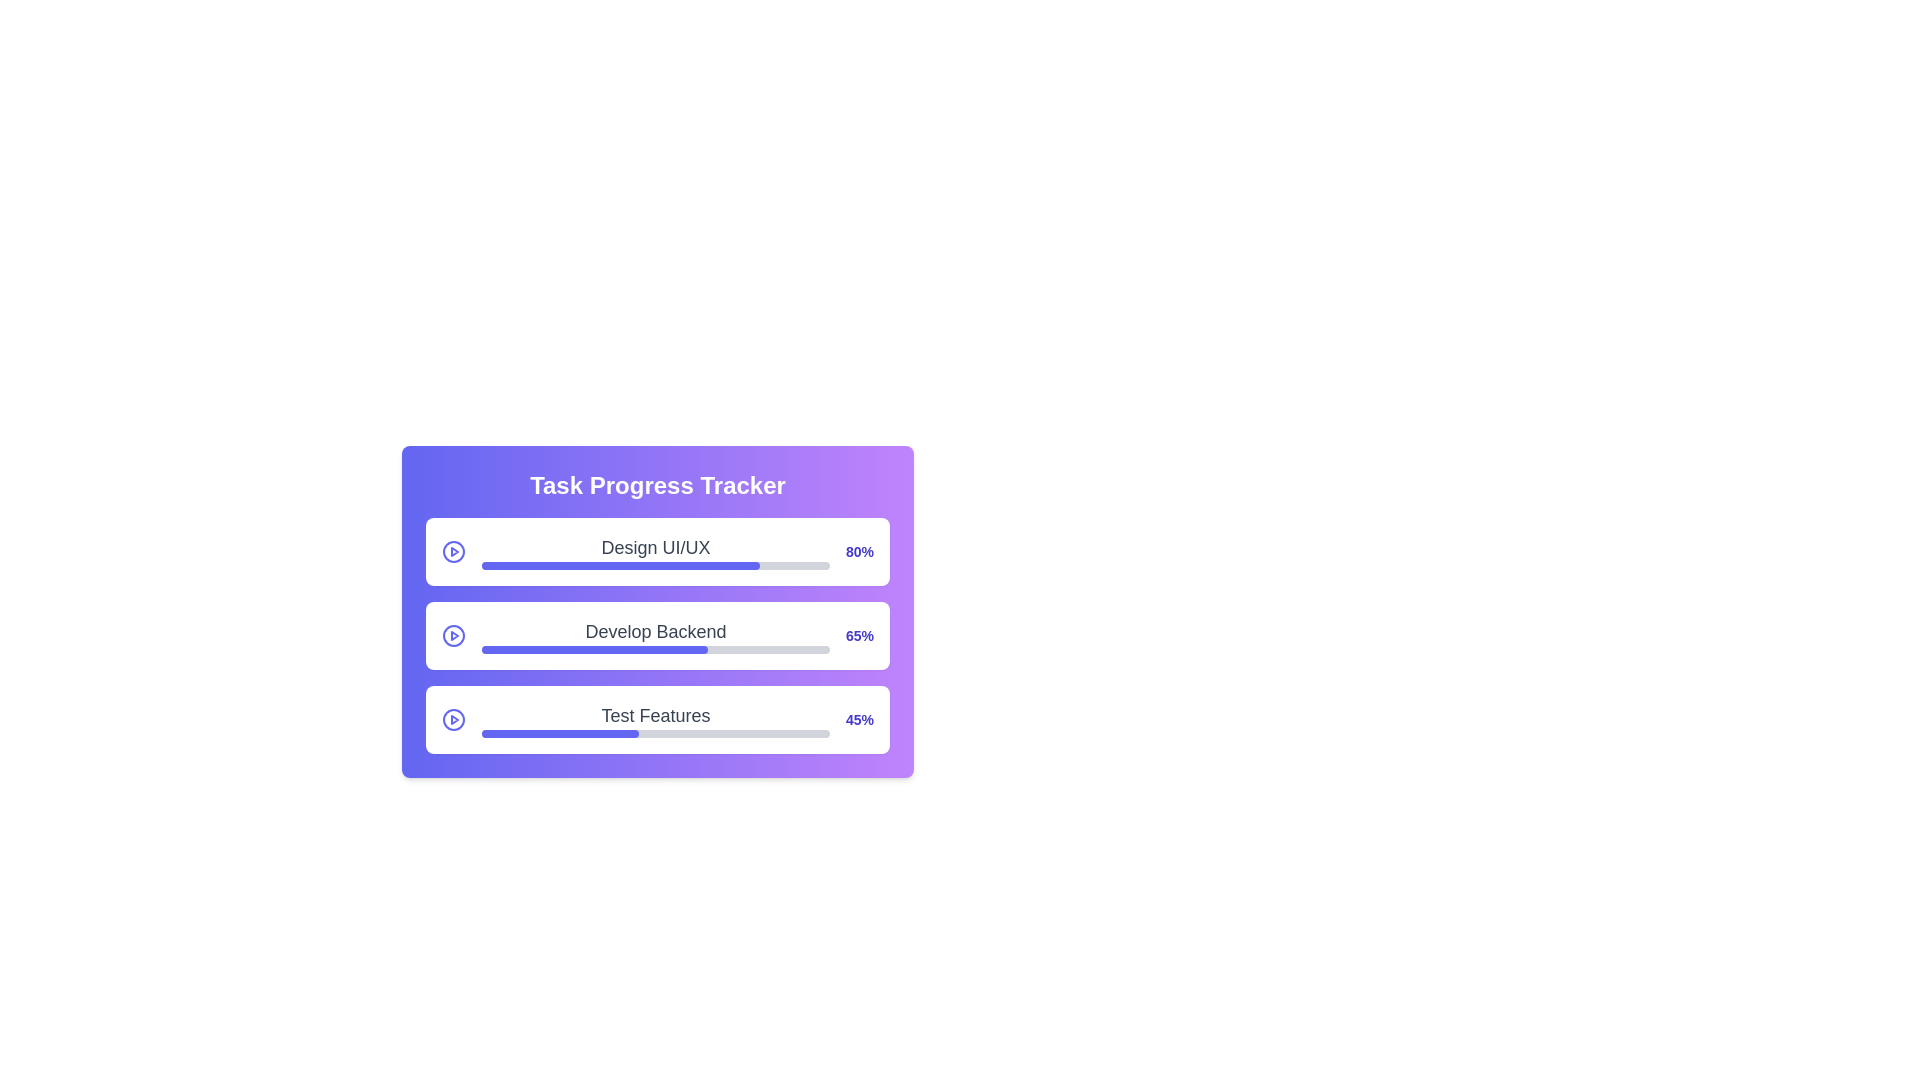 This screenshot has width=1920, height=1080. What do you see at coordinates (656, 566) in the screenshot?
I see `the progress bar located directly below the 'Design UI/UX' text, which has a gray background and a blue progress indicator spanning 80% of its width` at bounding box center [656, 566].